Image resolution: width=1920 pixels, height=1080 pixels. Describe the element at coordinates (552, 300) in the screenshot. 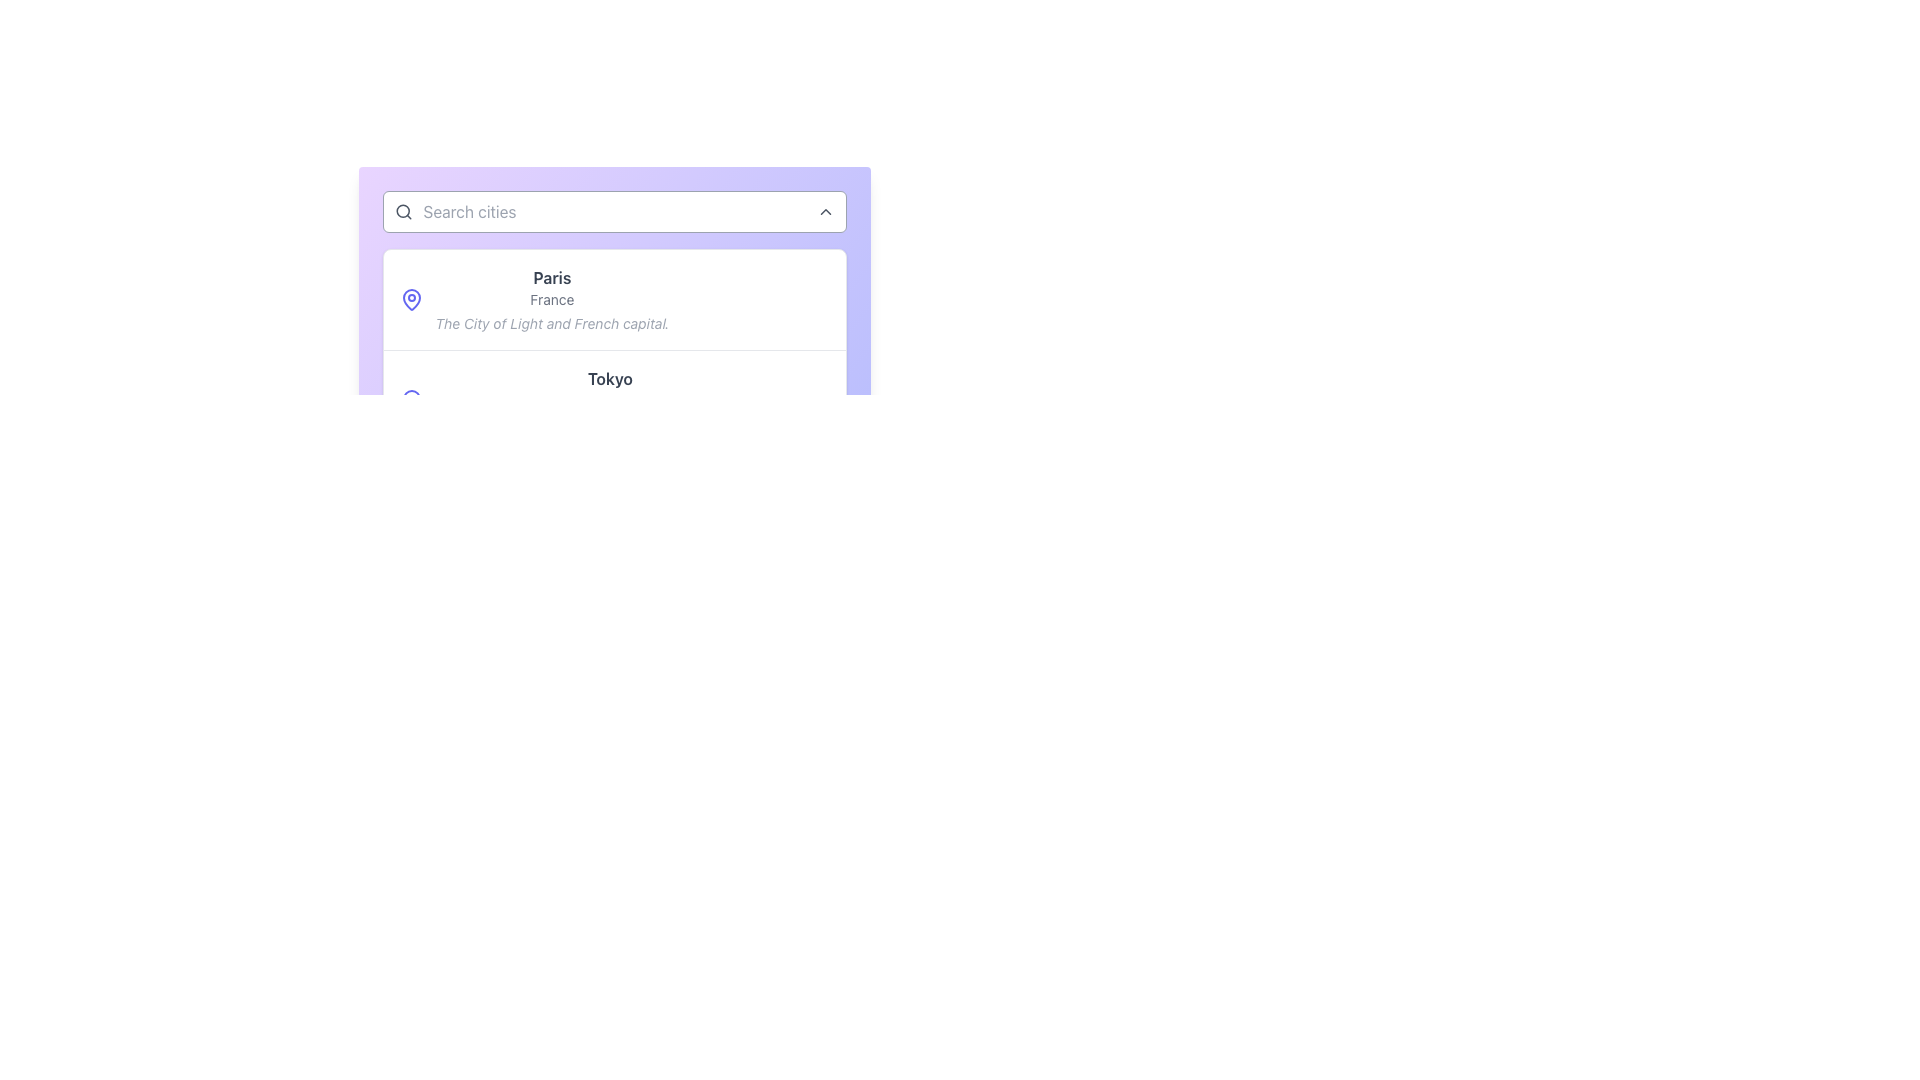

I see `the text label displaying 'France' which is styled in a smaller gray font and located beneath 'Paris' in the city selection interface` at that location.